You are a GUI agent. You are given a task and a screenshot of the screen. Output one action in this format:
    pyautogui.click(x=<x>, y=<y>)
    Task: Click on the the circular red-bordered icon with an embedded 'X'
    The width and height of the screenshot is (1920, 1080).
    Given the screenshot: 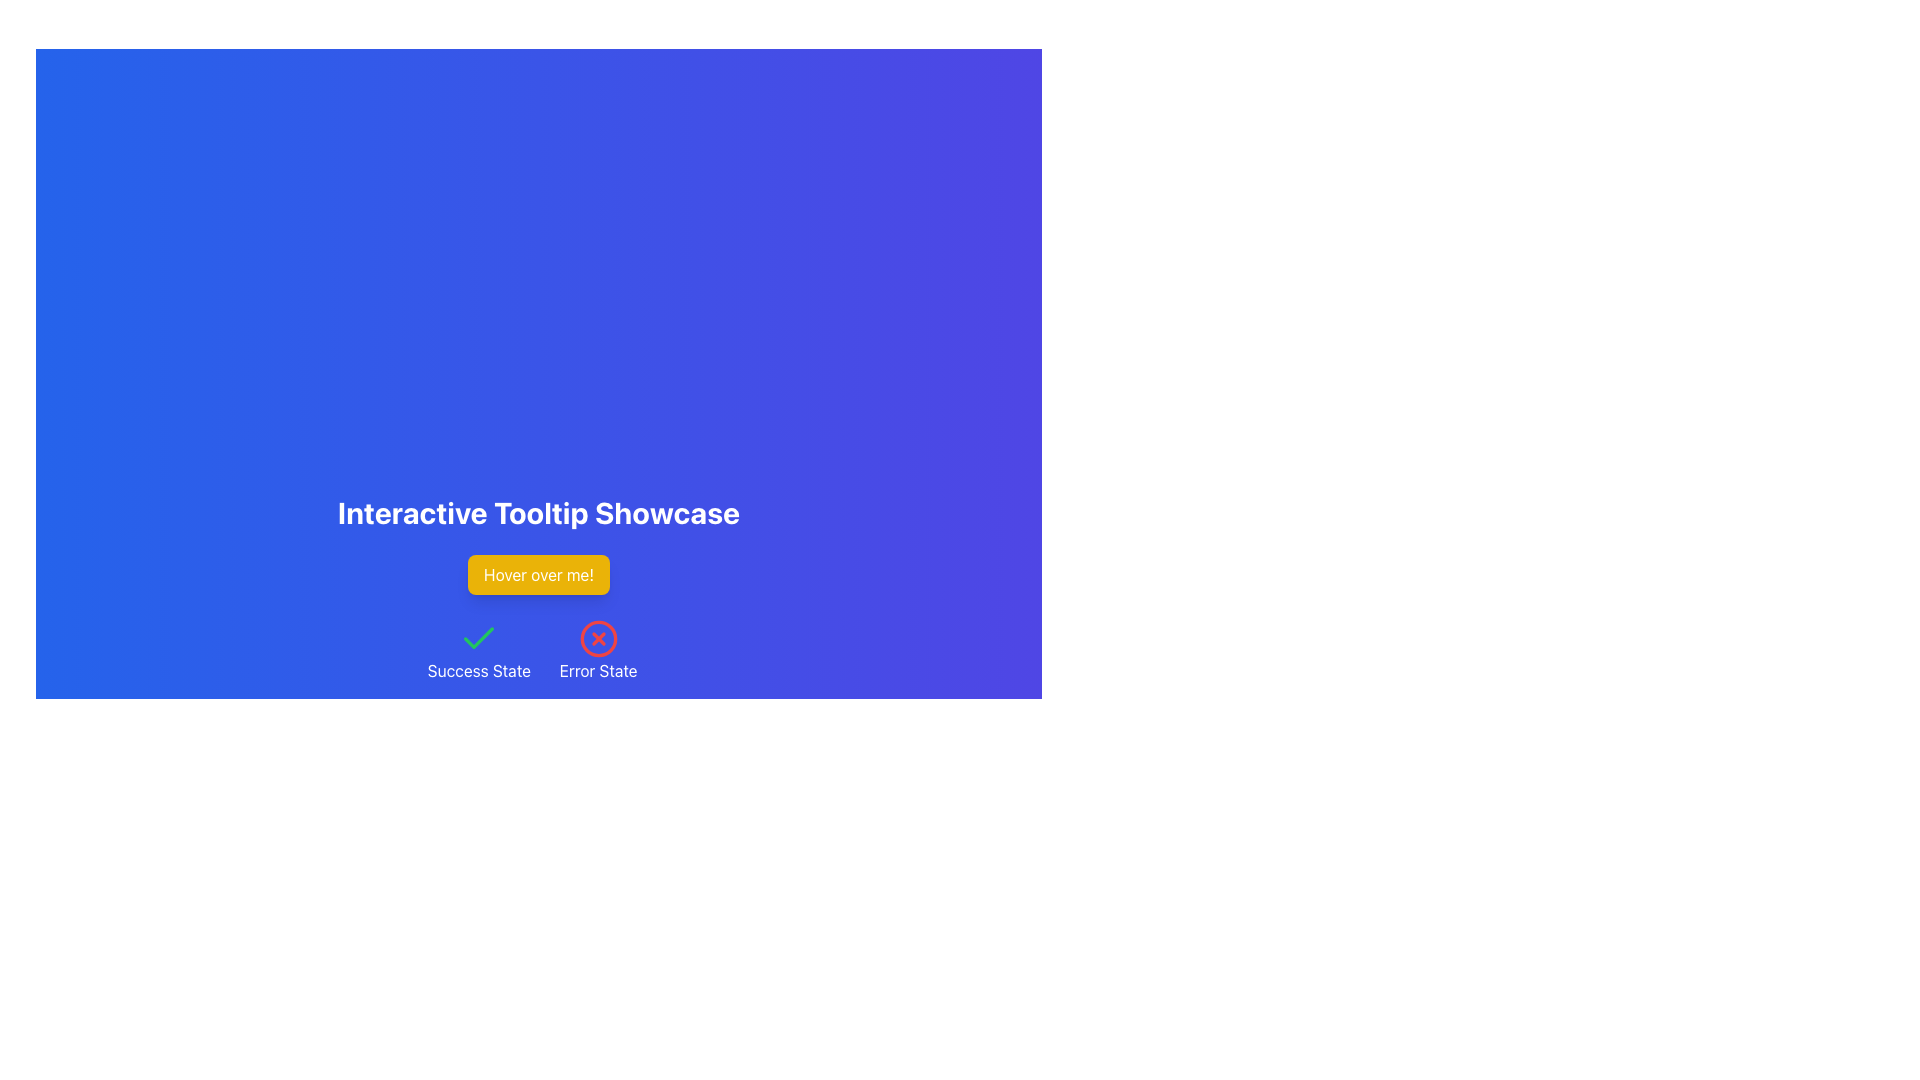 What is the action you would take?
    pyautogui.click(x=597, y=639)
    